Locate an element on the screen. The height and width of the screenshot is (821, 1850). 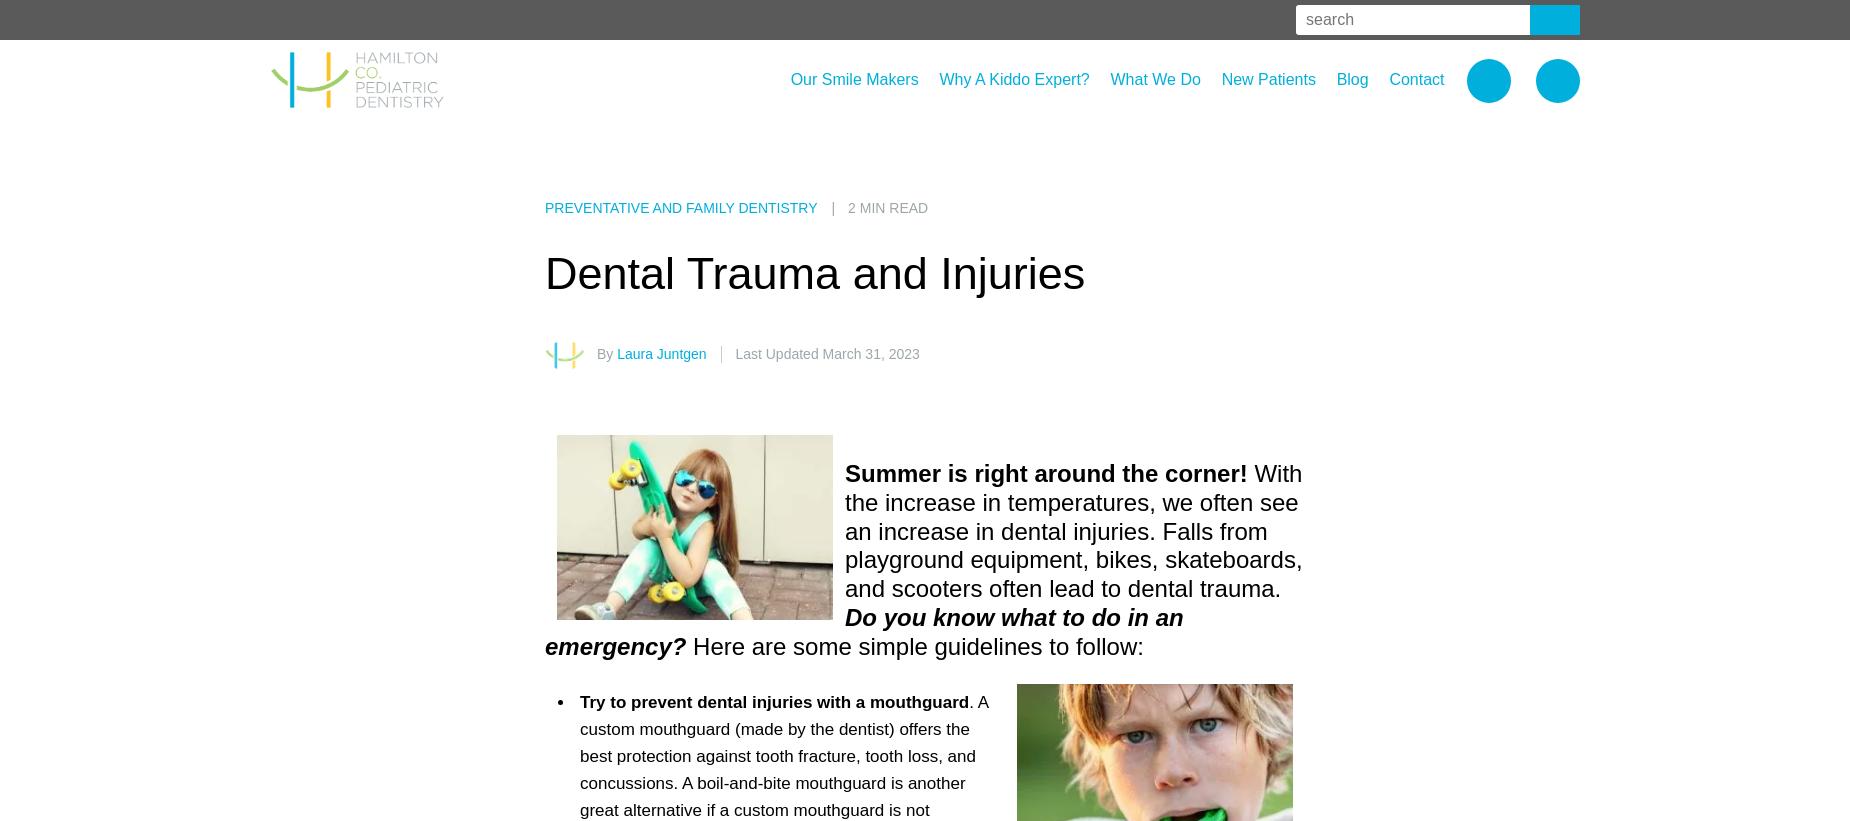
'Desensitization Program' is located at coordinates (1222, 139).